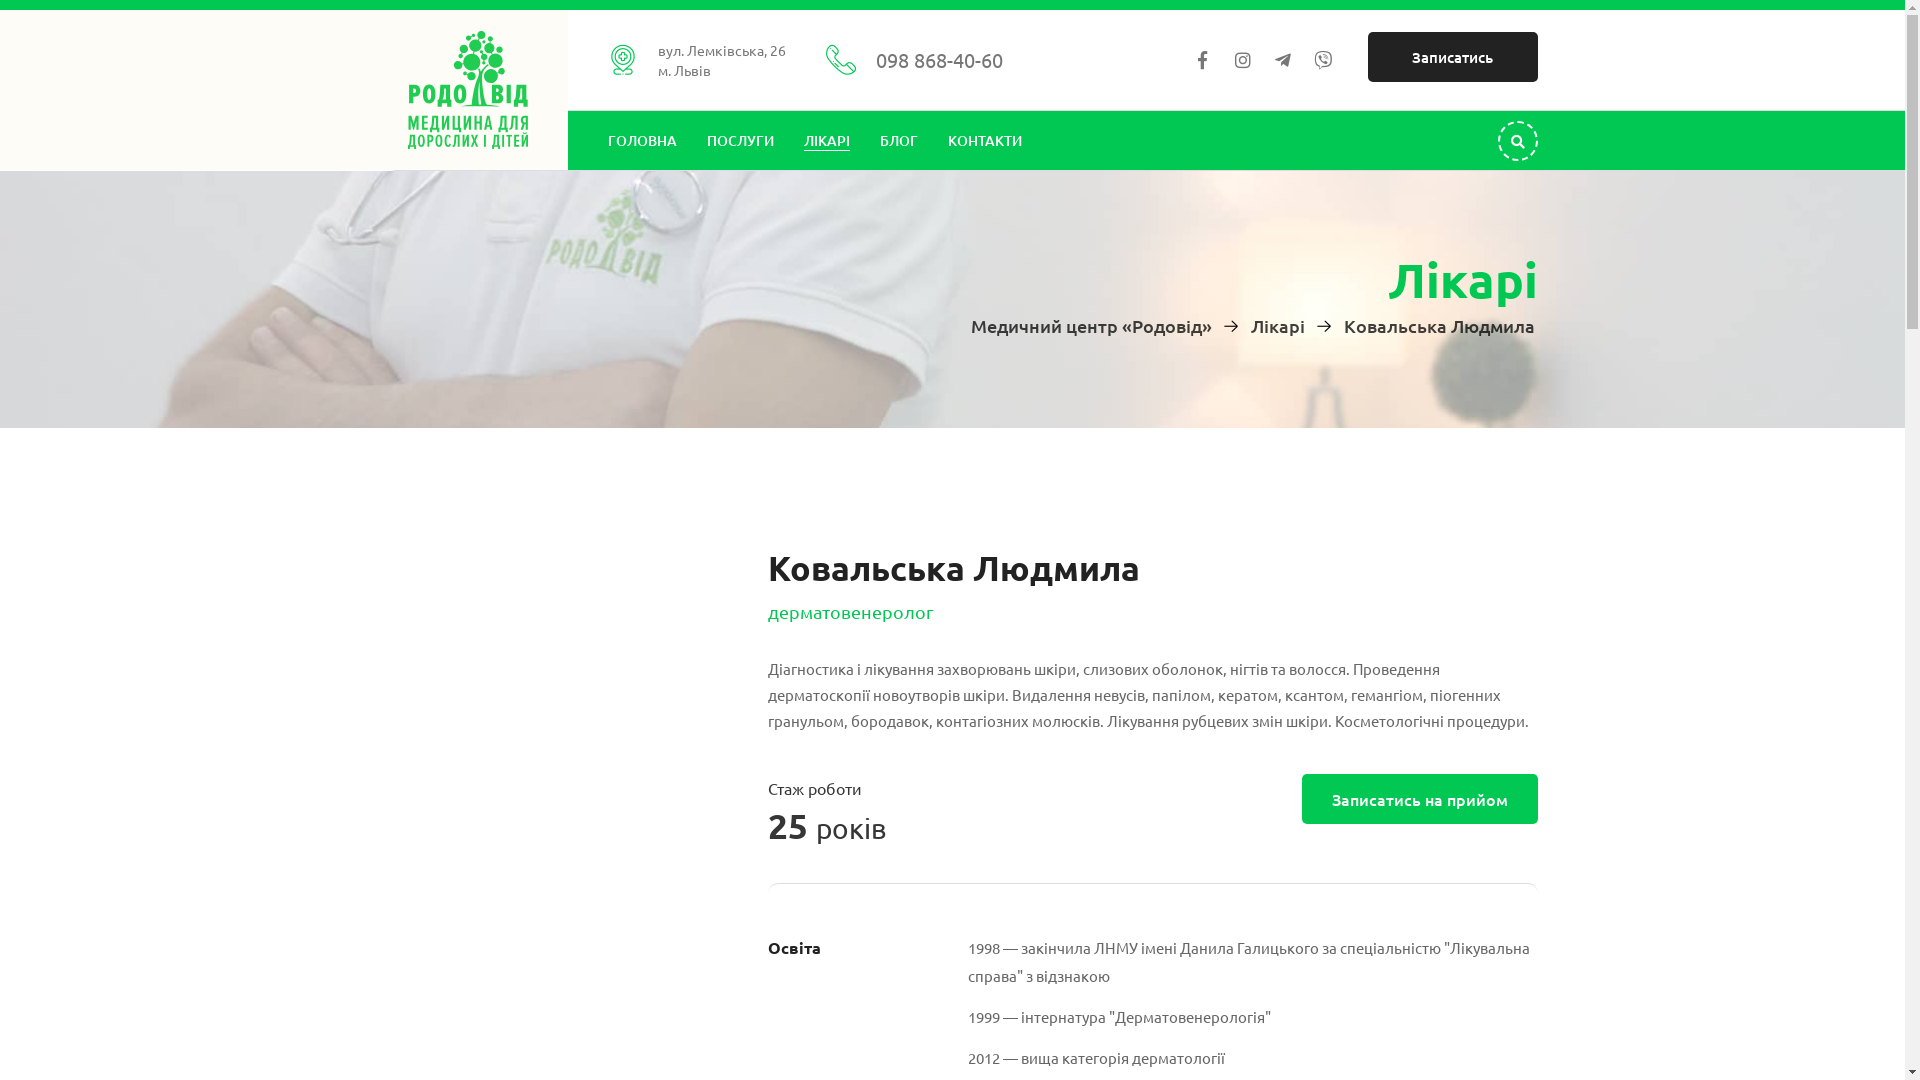 The width and height of the screenshot is (1920, 1080). I want to click on '098 868-40-60', so click(938, 59).